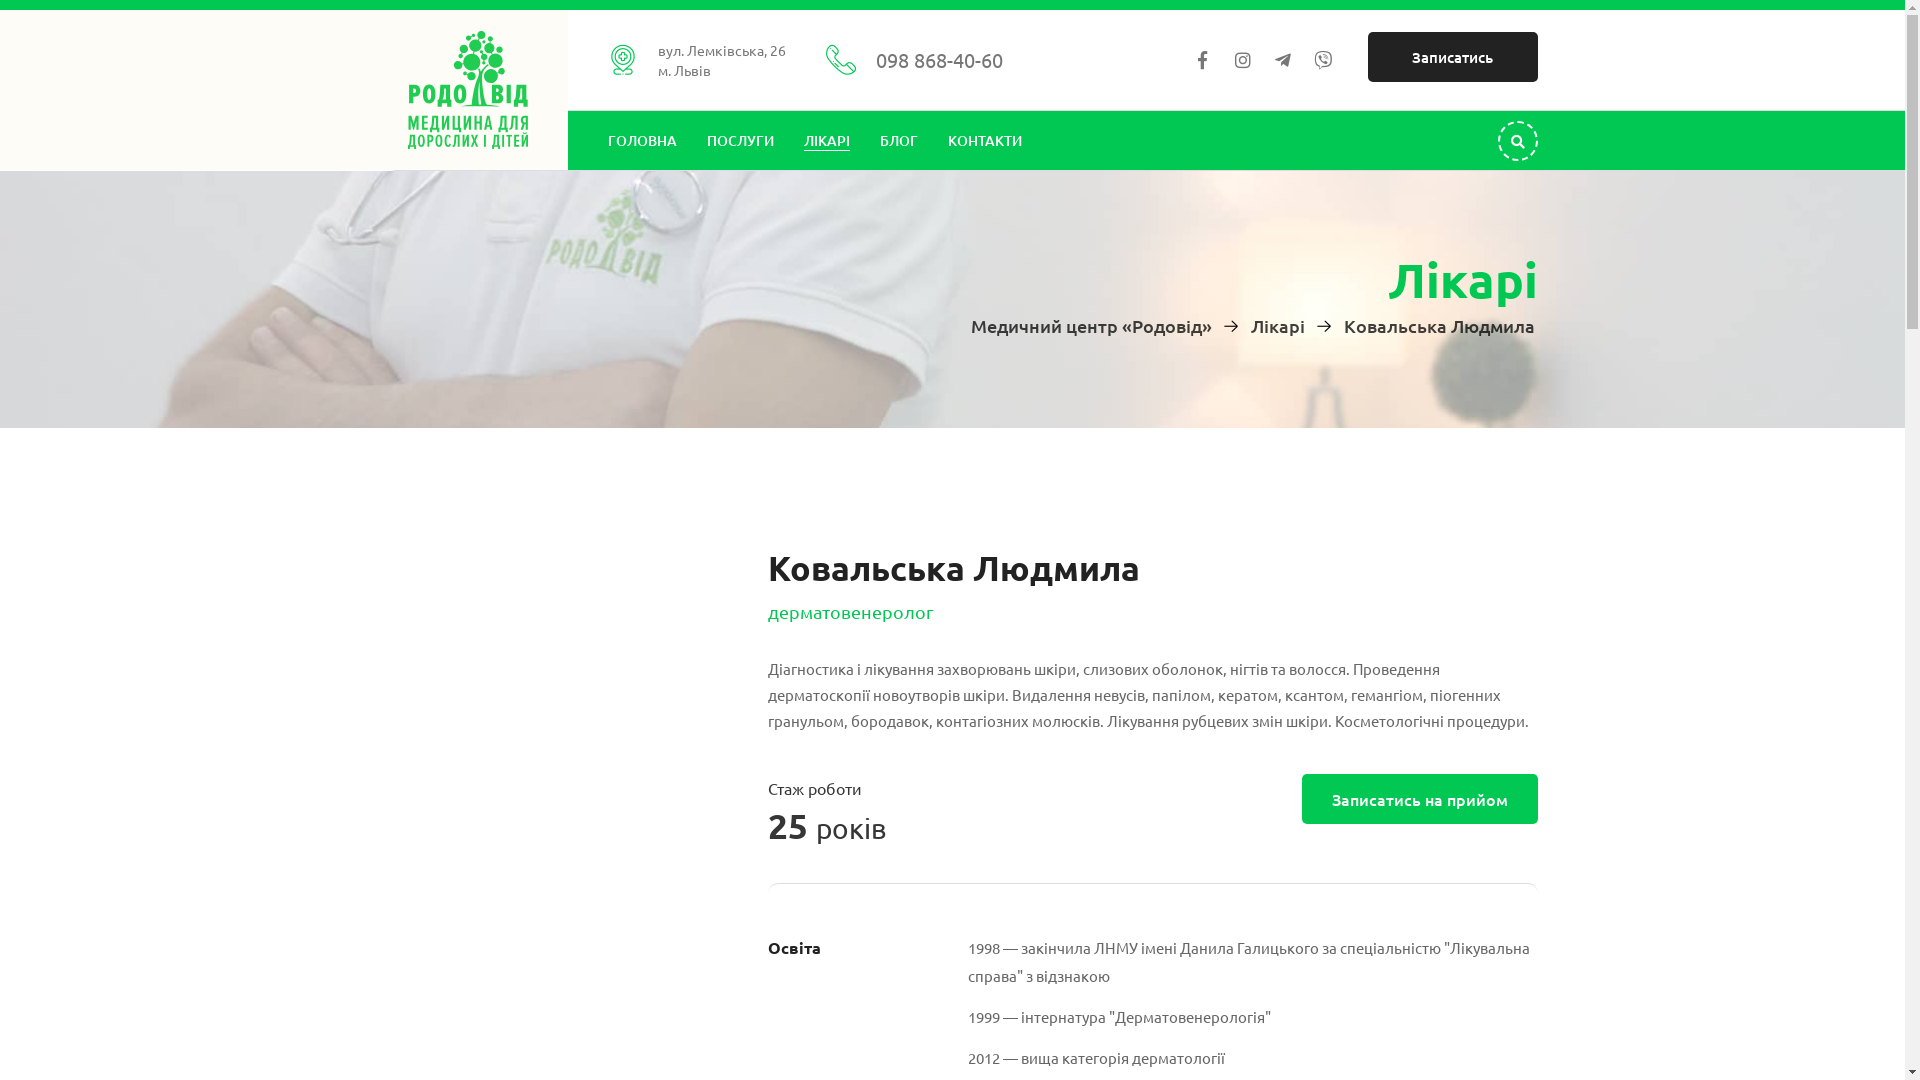 The width and height of the screenshot is (1920, 1080). I want to click on '098 868-40-60', so click(938, 59).